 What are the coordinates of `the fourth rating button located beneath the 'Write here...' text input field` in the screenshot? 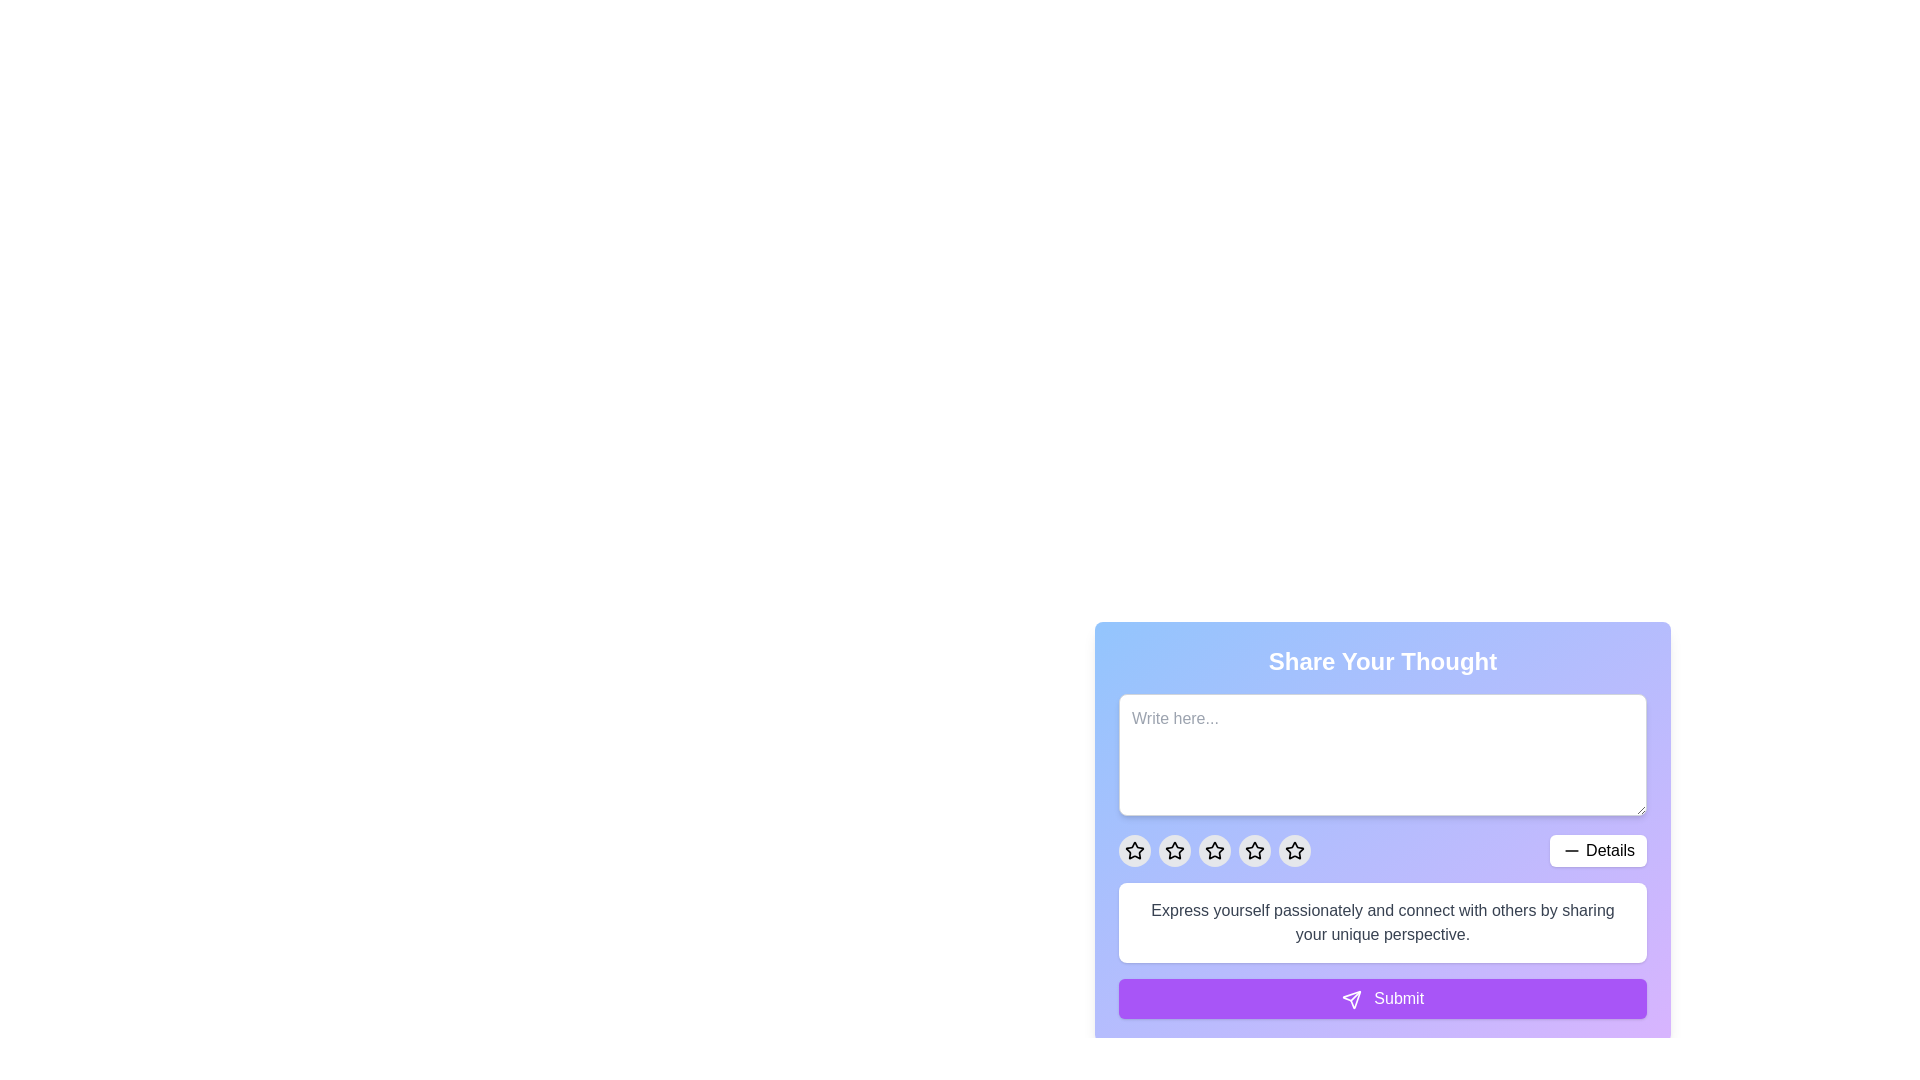 It's located at (1253, 851).